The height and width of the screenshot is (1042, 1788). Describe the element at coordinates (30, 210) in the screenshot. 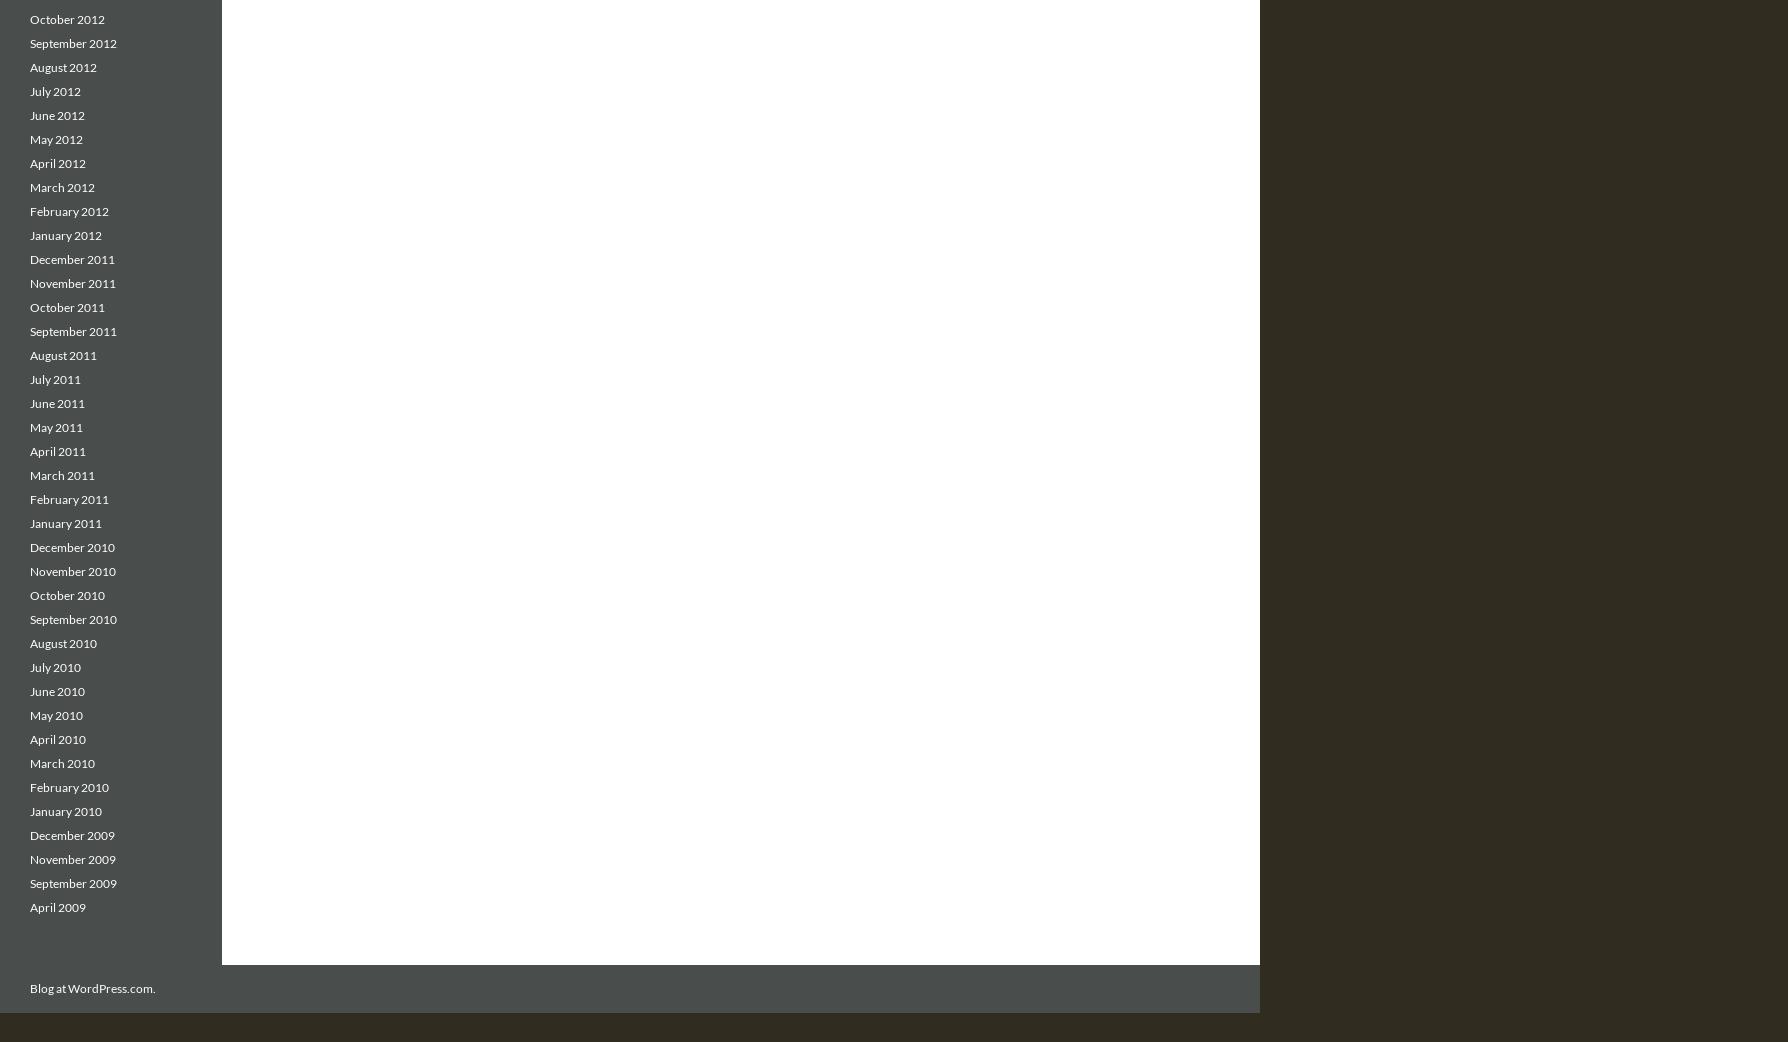

I see `'February 2012'` at that location.